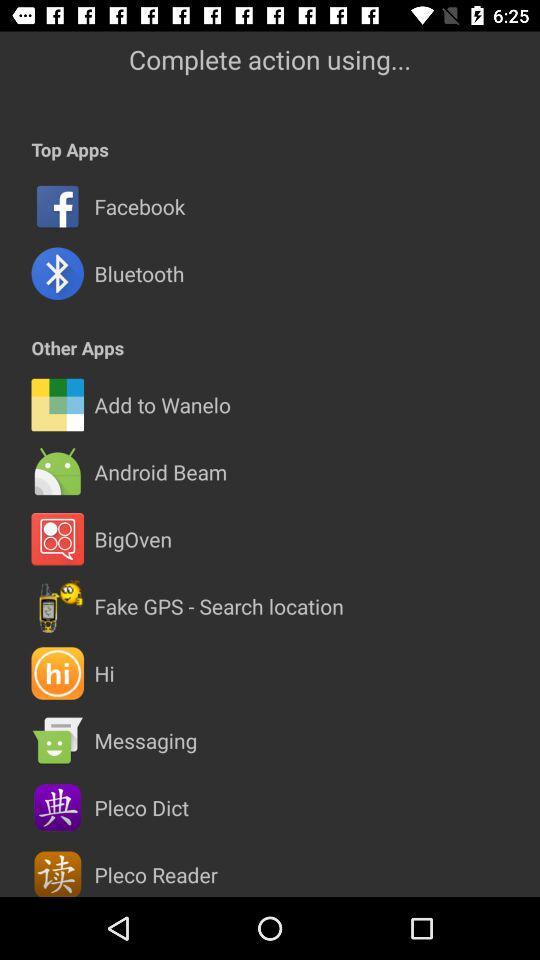 This screenshot has width=540, height=960. I want to click on the other apps, so click(76, 348).